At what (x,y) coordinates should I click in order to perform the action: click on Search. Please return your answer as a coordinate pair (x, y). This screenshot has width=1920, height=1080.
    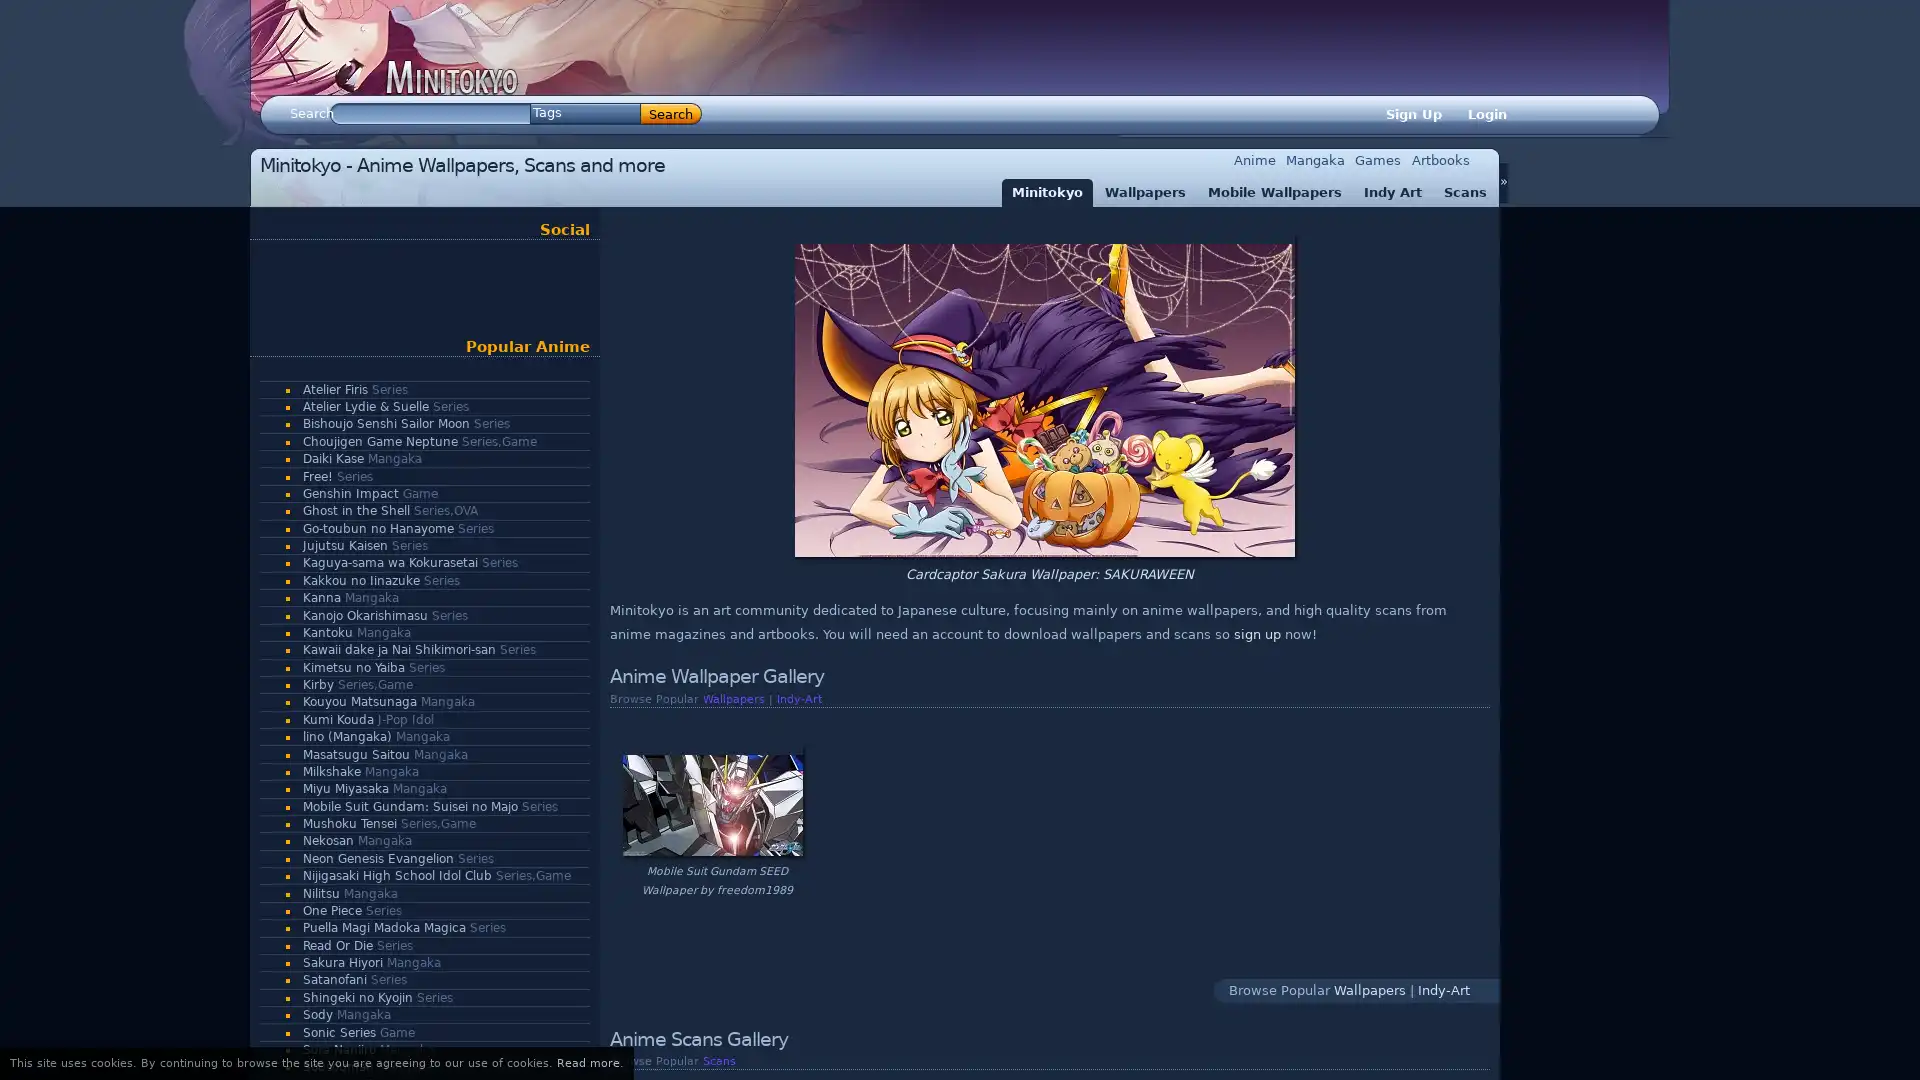
    Looking at the image, I should click on (671, 114).